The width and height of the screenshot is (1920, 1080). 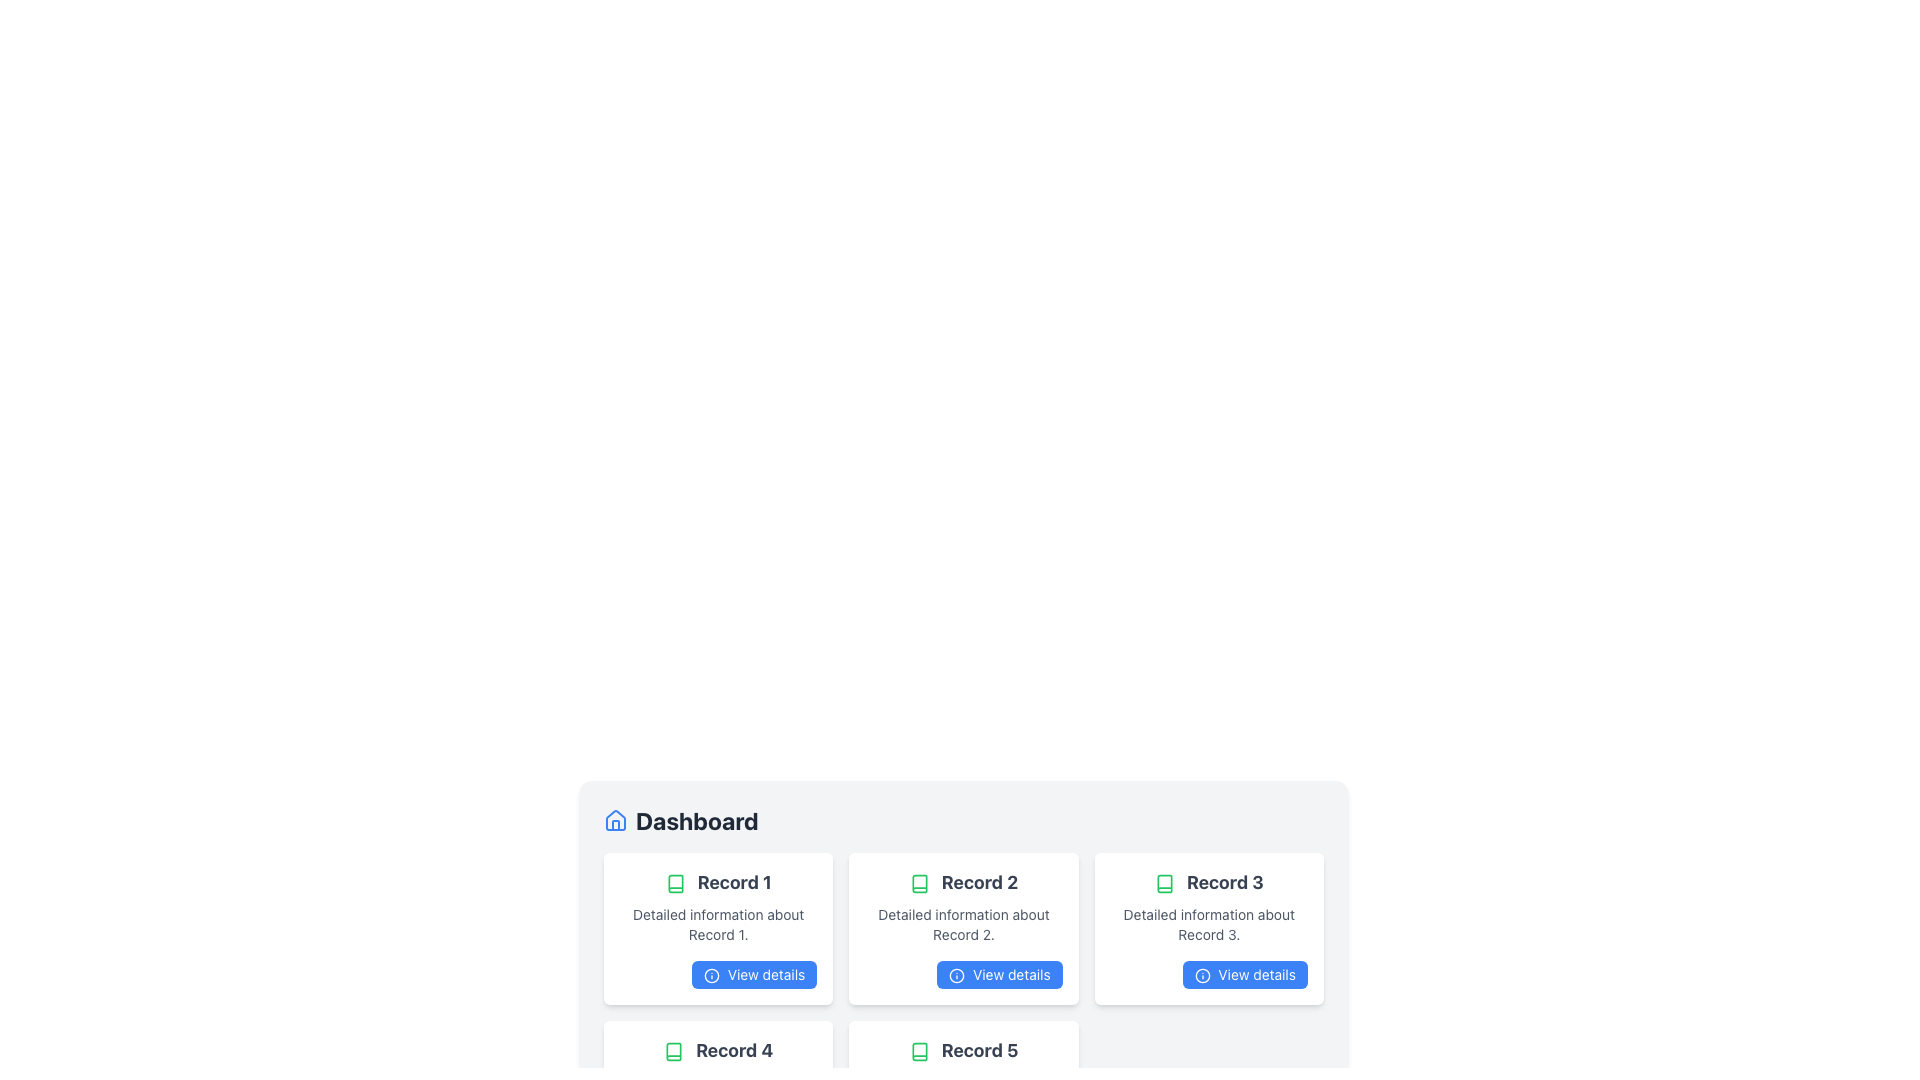 I want to click on the blue button labeled 'View details' with an information icon located at the bottom-right corner of the card for 'Record 2', so click(x=999, y=974).